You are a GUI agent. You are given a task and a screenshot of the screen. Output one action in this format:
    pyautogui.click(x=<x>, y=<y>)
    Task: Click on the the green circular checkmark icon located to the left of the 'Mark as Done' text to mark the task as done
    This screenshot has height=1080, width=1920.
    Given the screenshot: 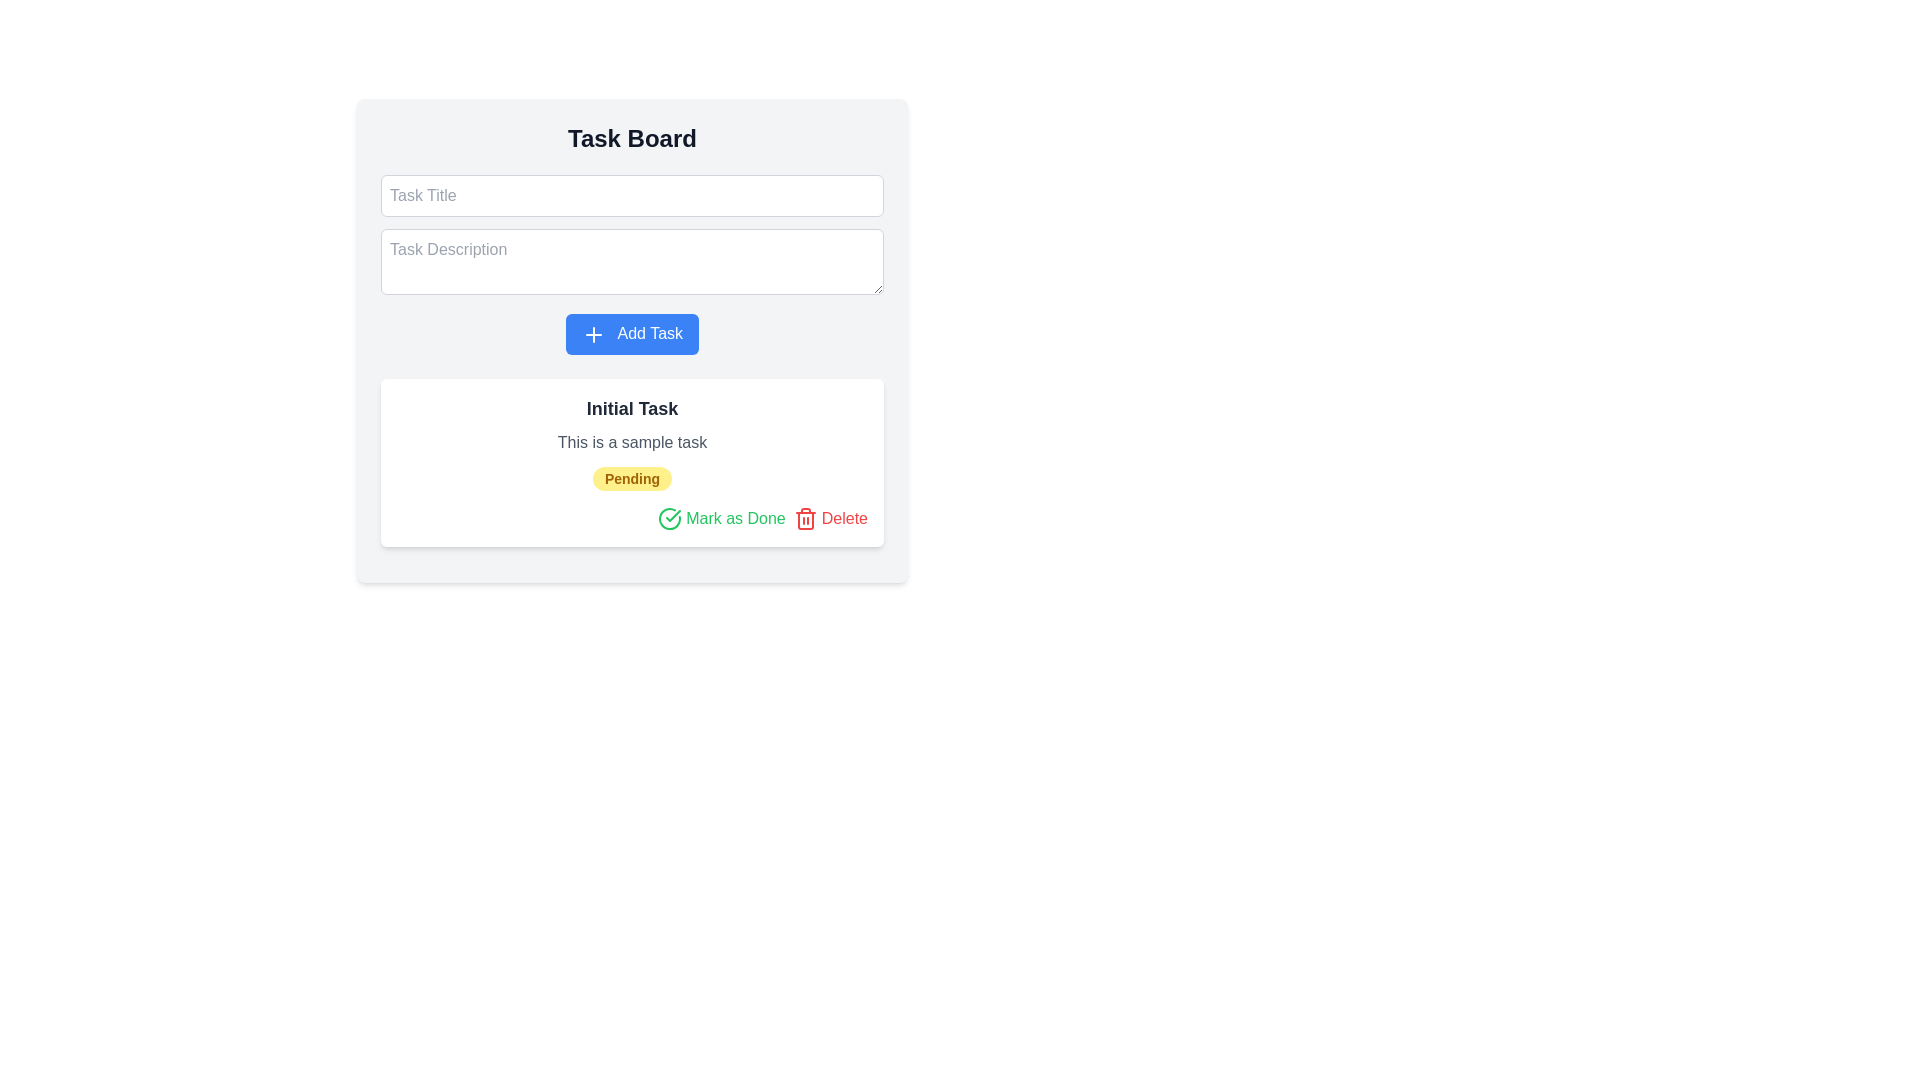 What is the action you would take?
    pyautogui.click(x=670, y=517)
    